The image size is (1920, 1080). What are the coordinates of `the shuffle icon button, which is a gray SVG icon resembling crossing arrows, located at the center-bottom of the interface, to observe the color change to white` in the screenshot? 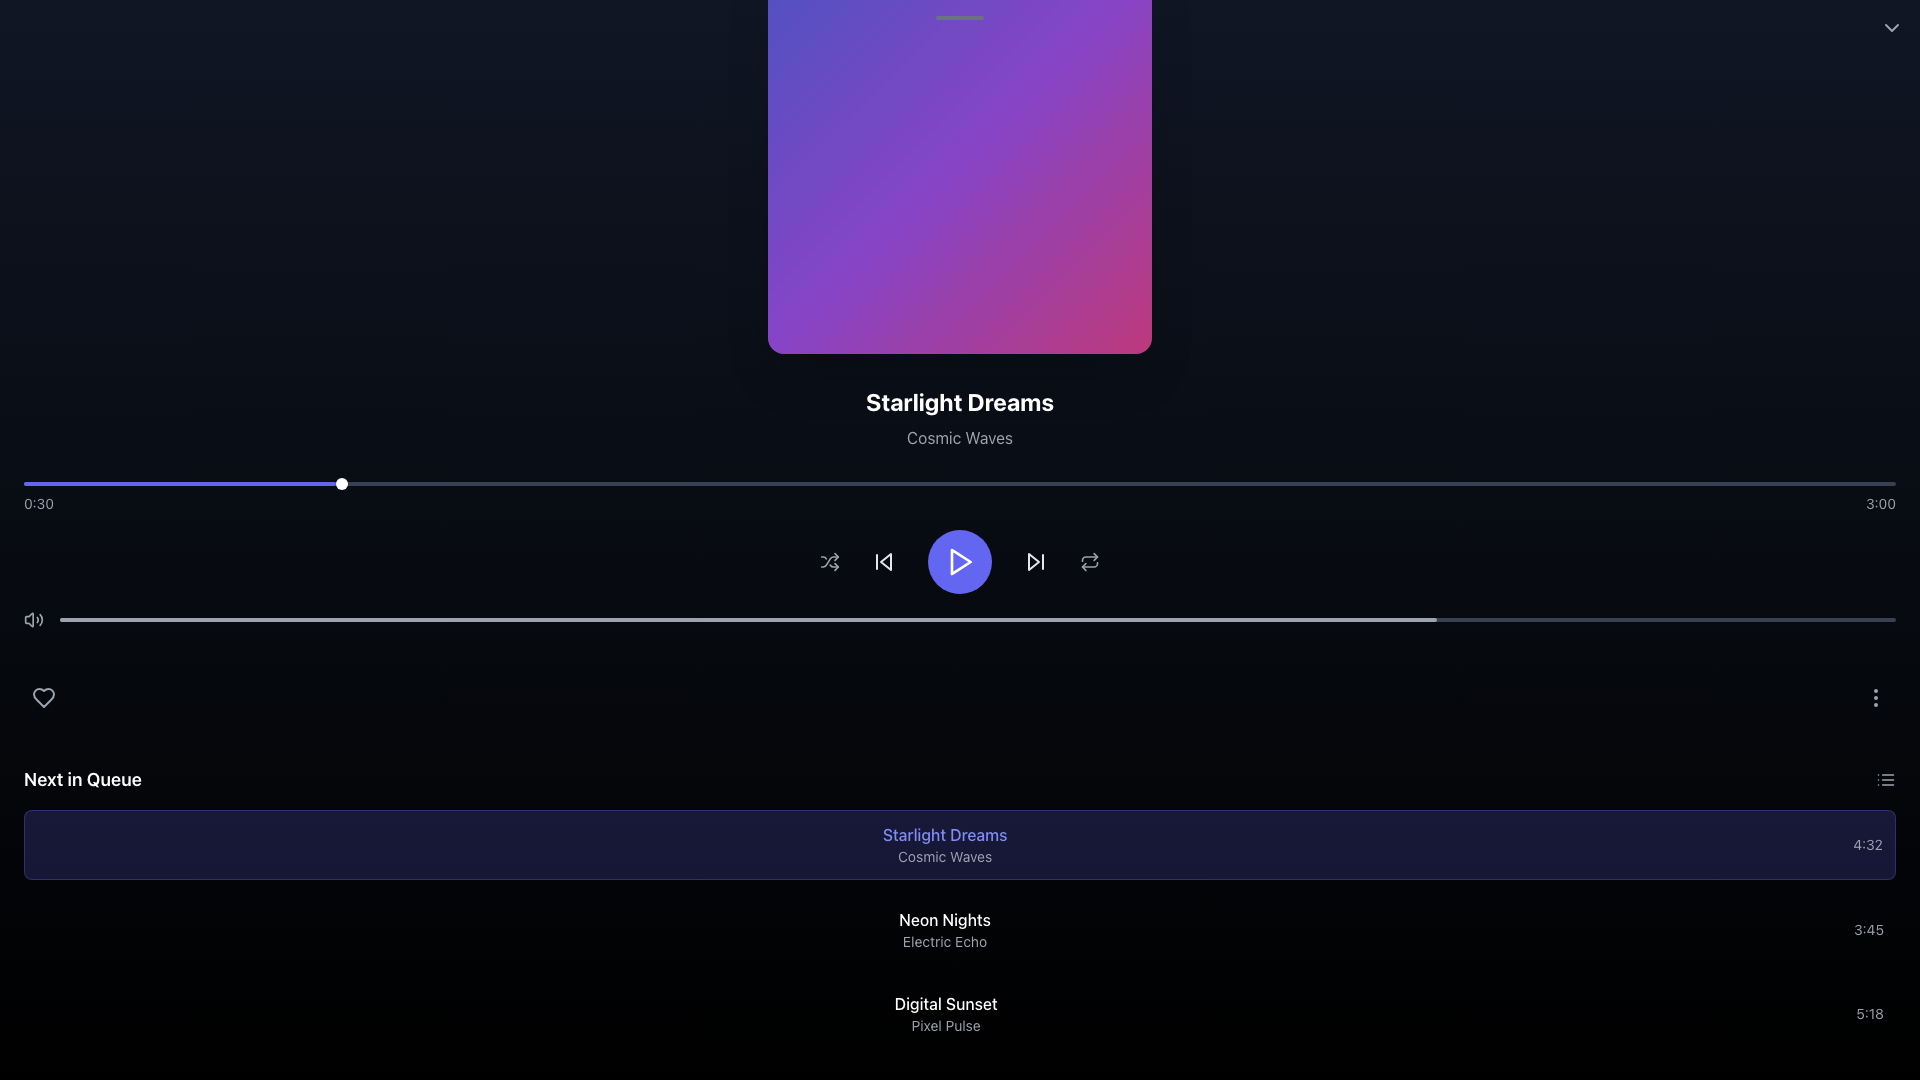 It's located at (830, 562).